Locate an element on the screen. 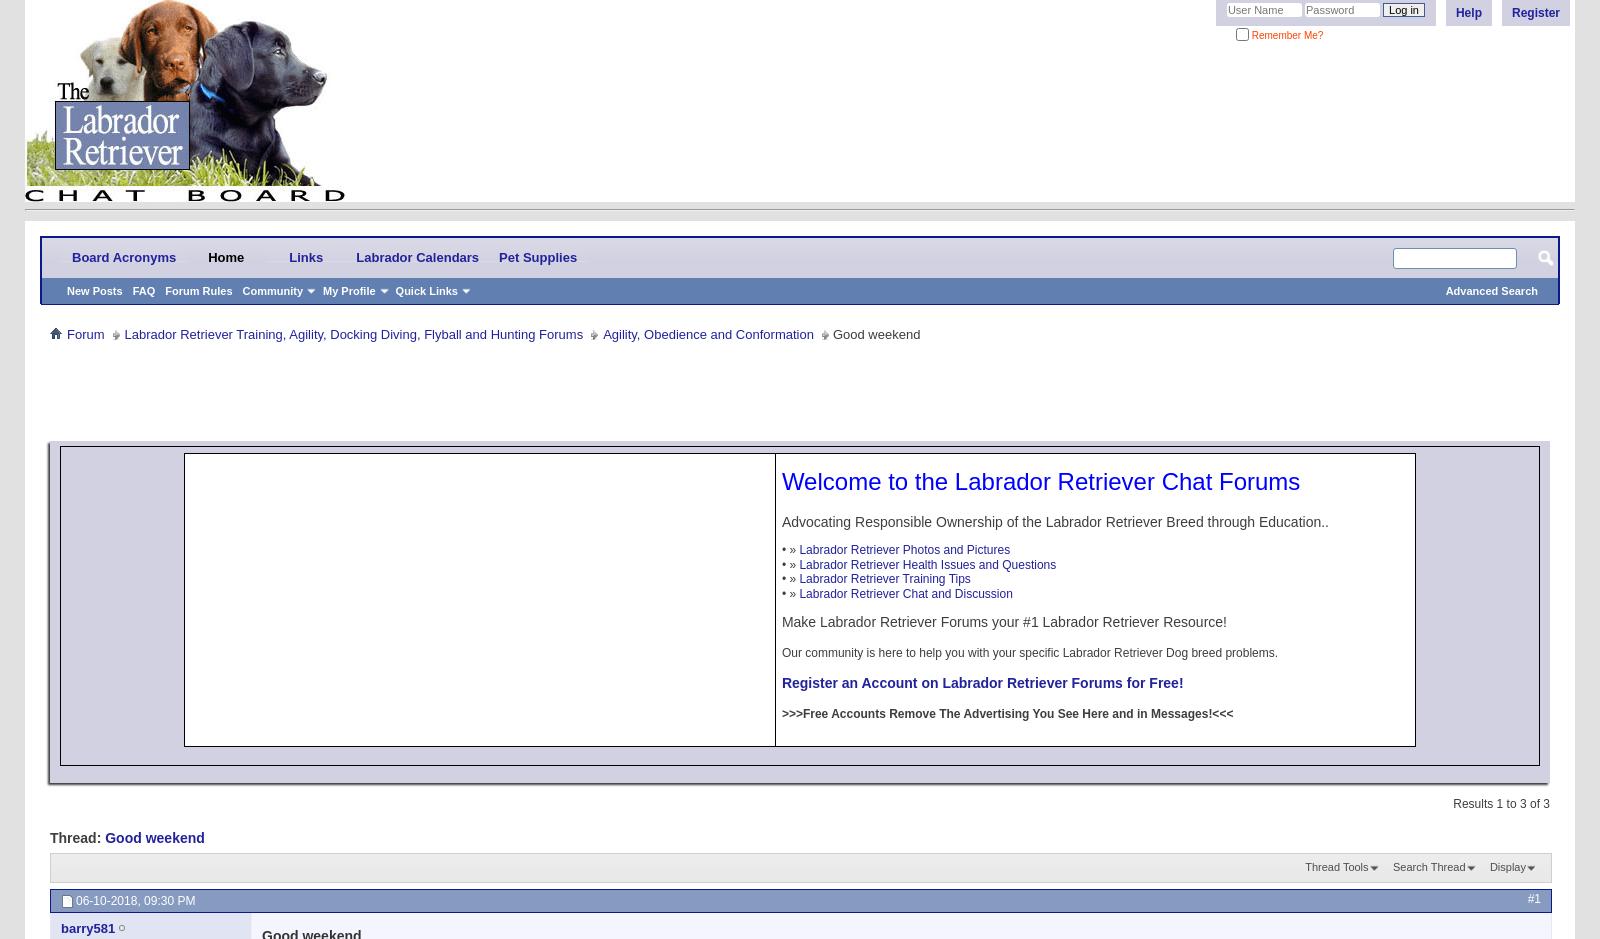  'Quick Links' is located at coordinates (424, 289).